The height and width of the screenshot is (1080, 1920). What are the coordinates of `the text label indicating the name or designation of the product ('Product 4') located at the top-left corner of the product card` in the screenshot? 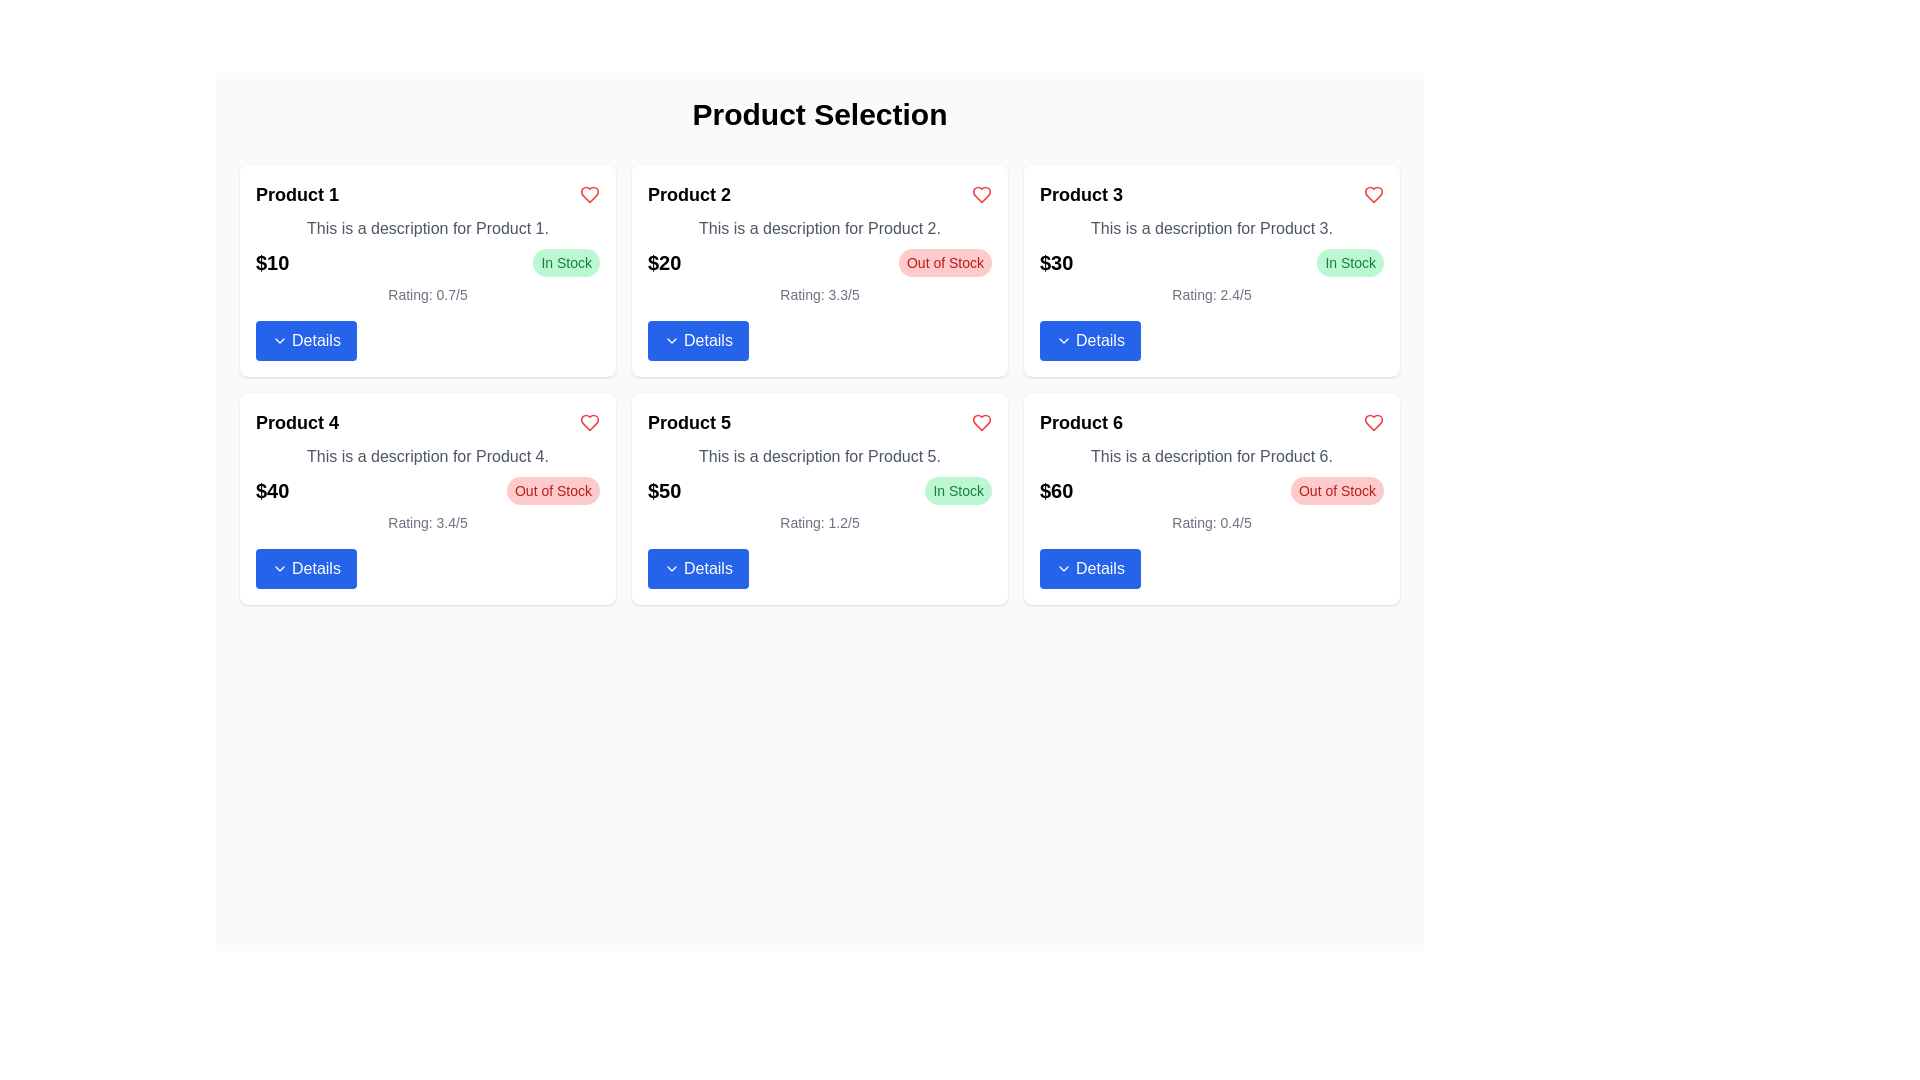 It's located at (296, 422).